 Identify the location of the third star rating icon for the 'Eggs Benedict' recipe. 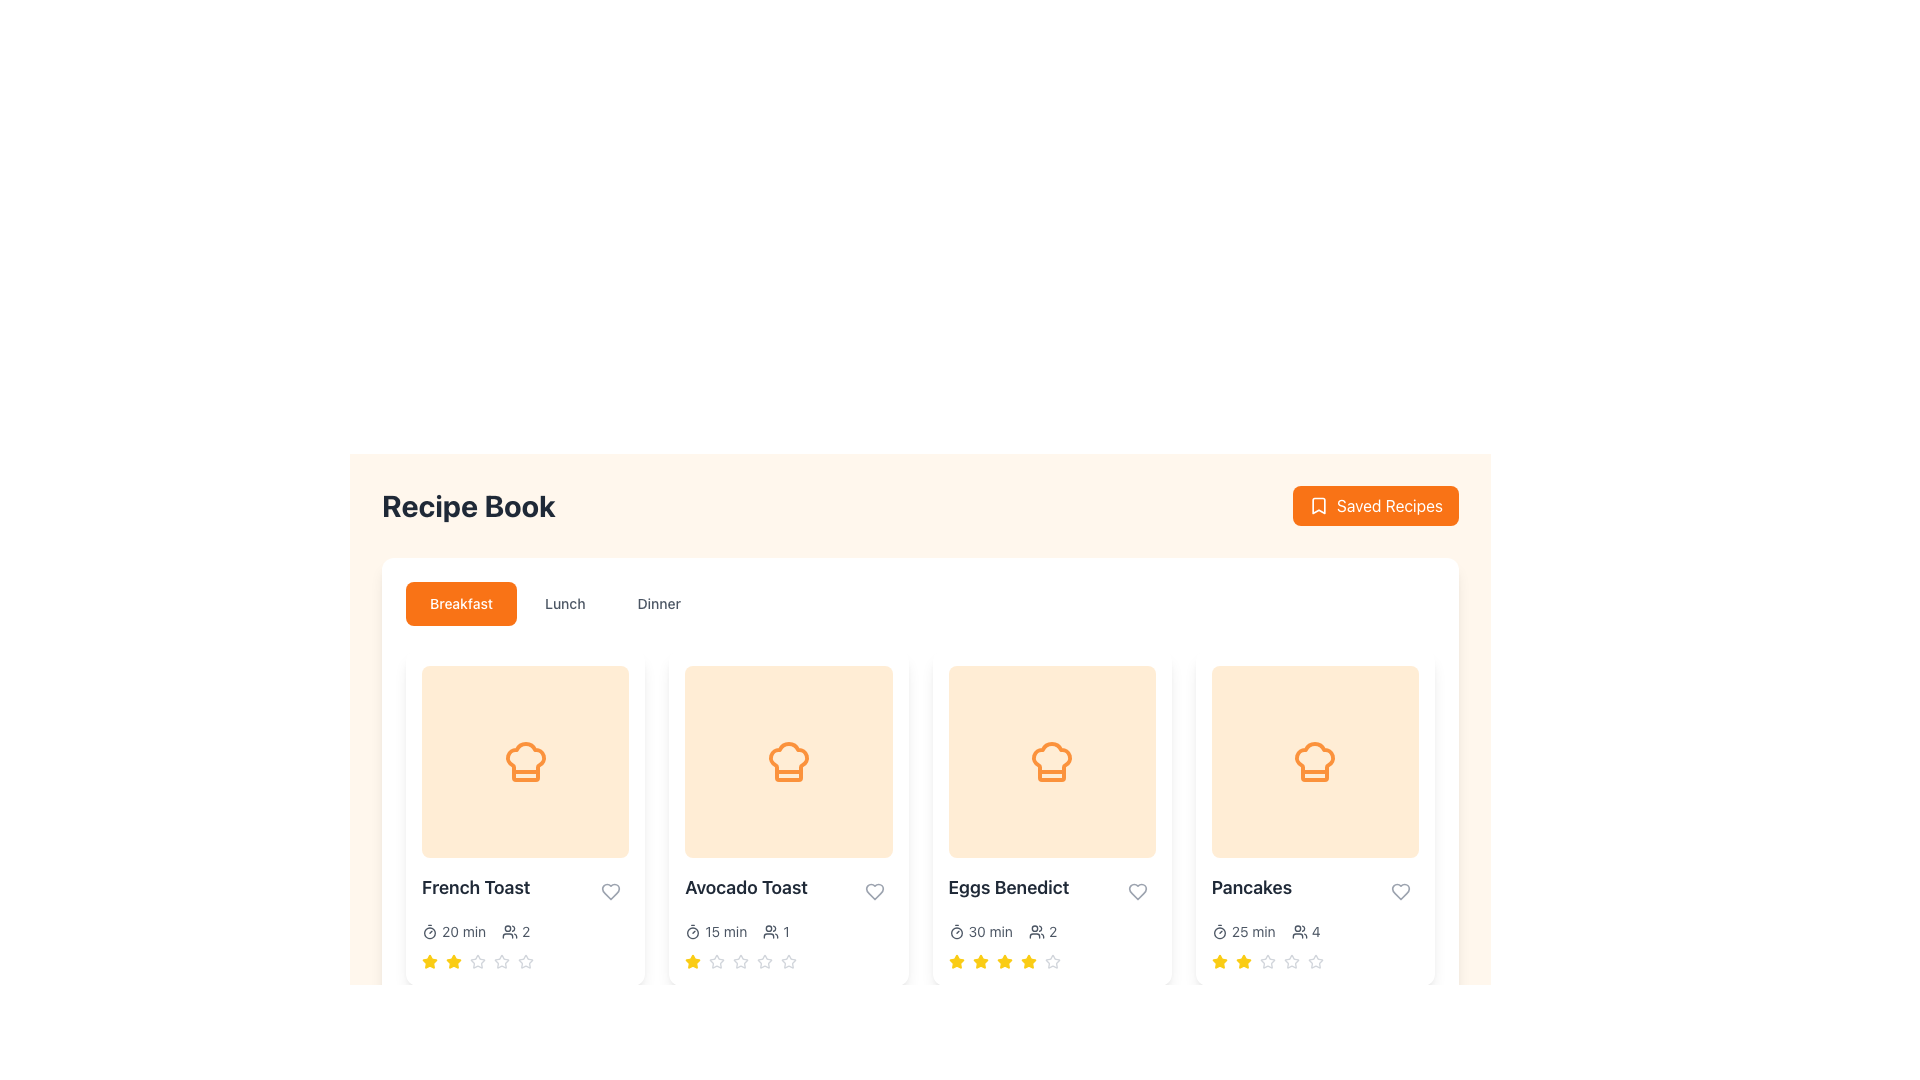
(1004, 960).